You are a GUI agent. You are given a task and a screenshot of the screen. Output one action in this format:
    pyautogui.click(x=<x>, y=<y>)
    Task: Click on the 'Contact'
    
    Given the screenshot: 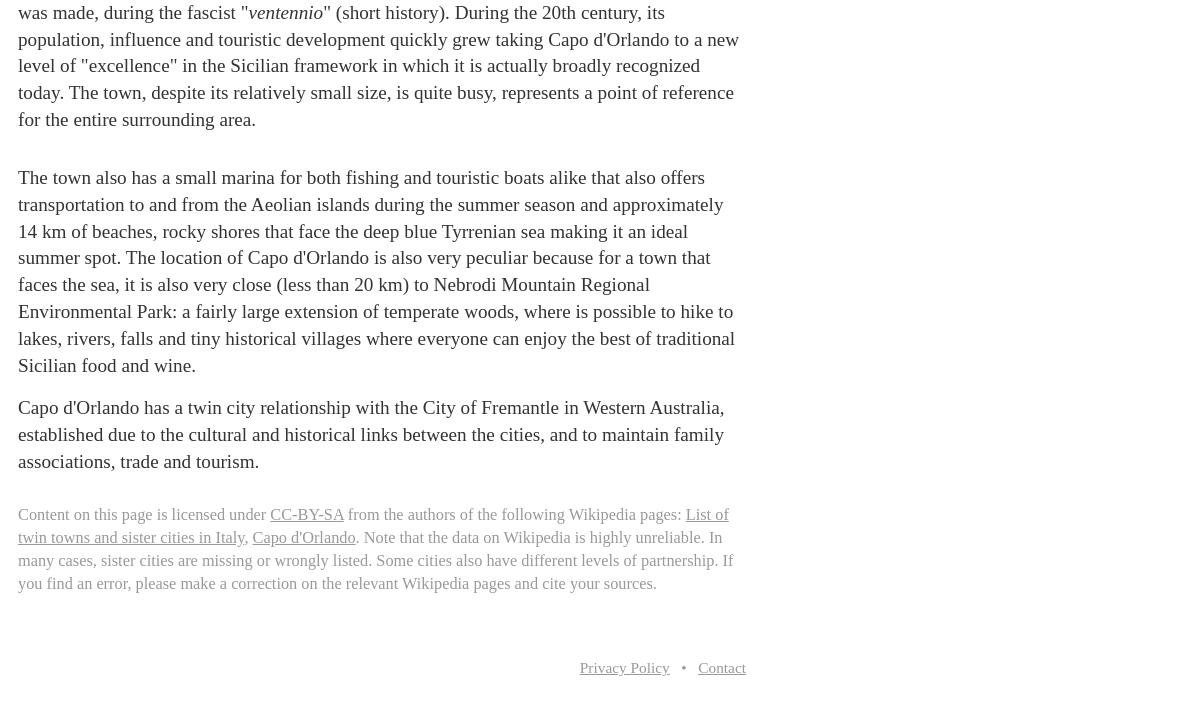 What is the action you would take?
    pyautogui.click(x=722, y=665)
    